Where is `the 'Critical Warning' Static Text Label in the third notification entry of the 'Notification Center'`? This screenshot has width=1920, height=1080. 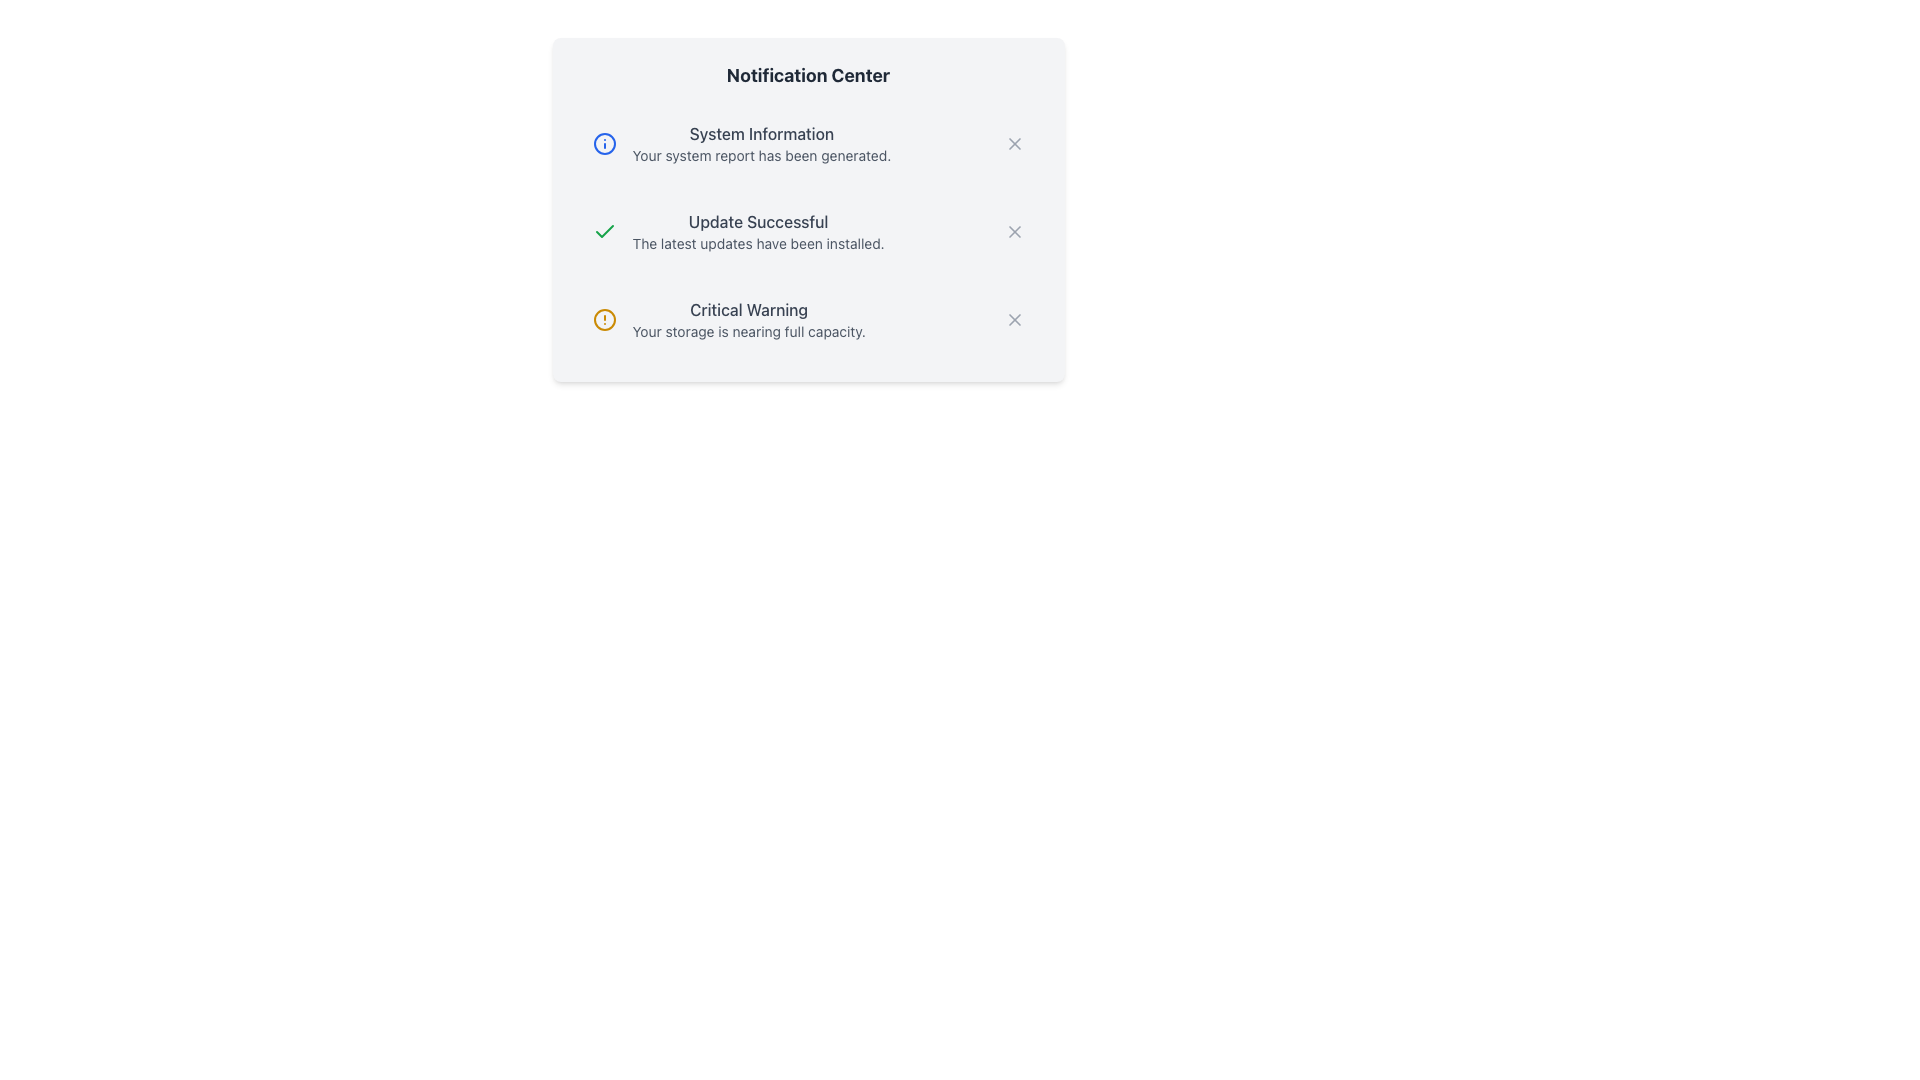
the 'Critical Warning' Static Text Label in the third notification entry of the 'Notification Center' is located at coordinates (748, 309).